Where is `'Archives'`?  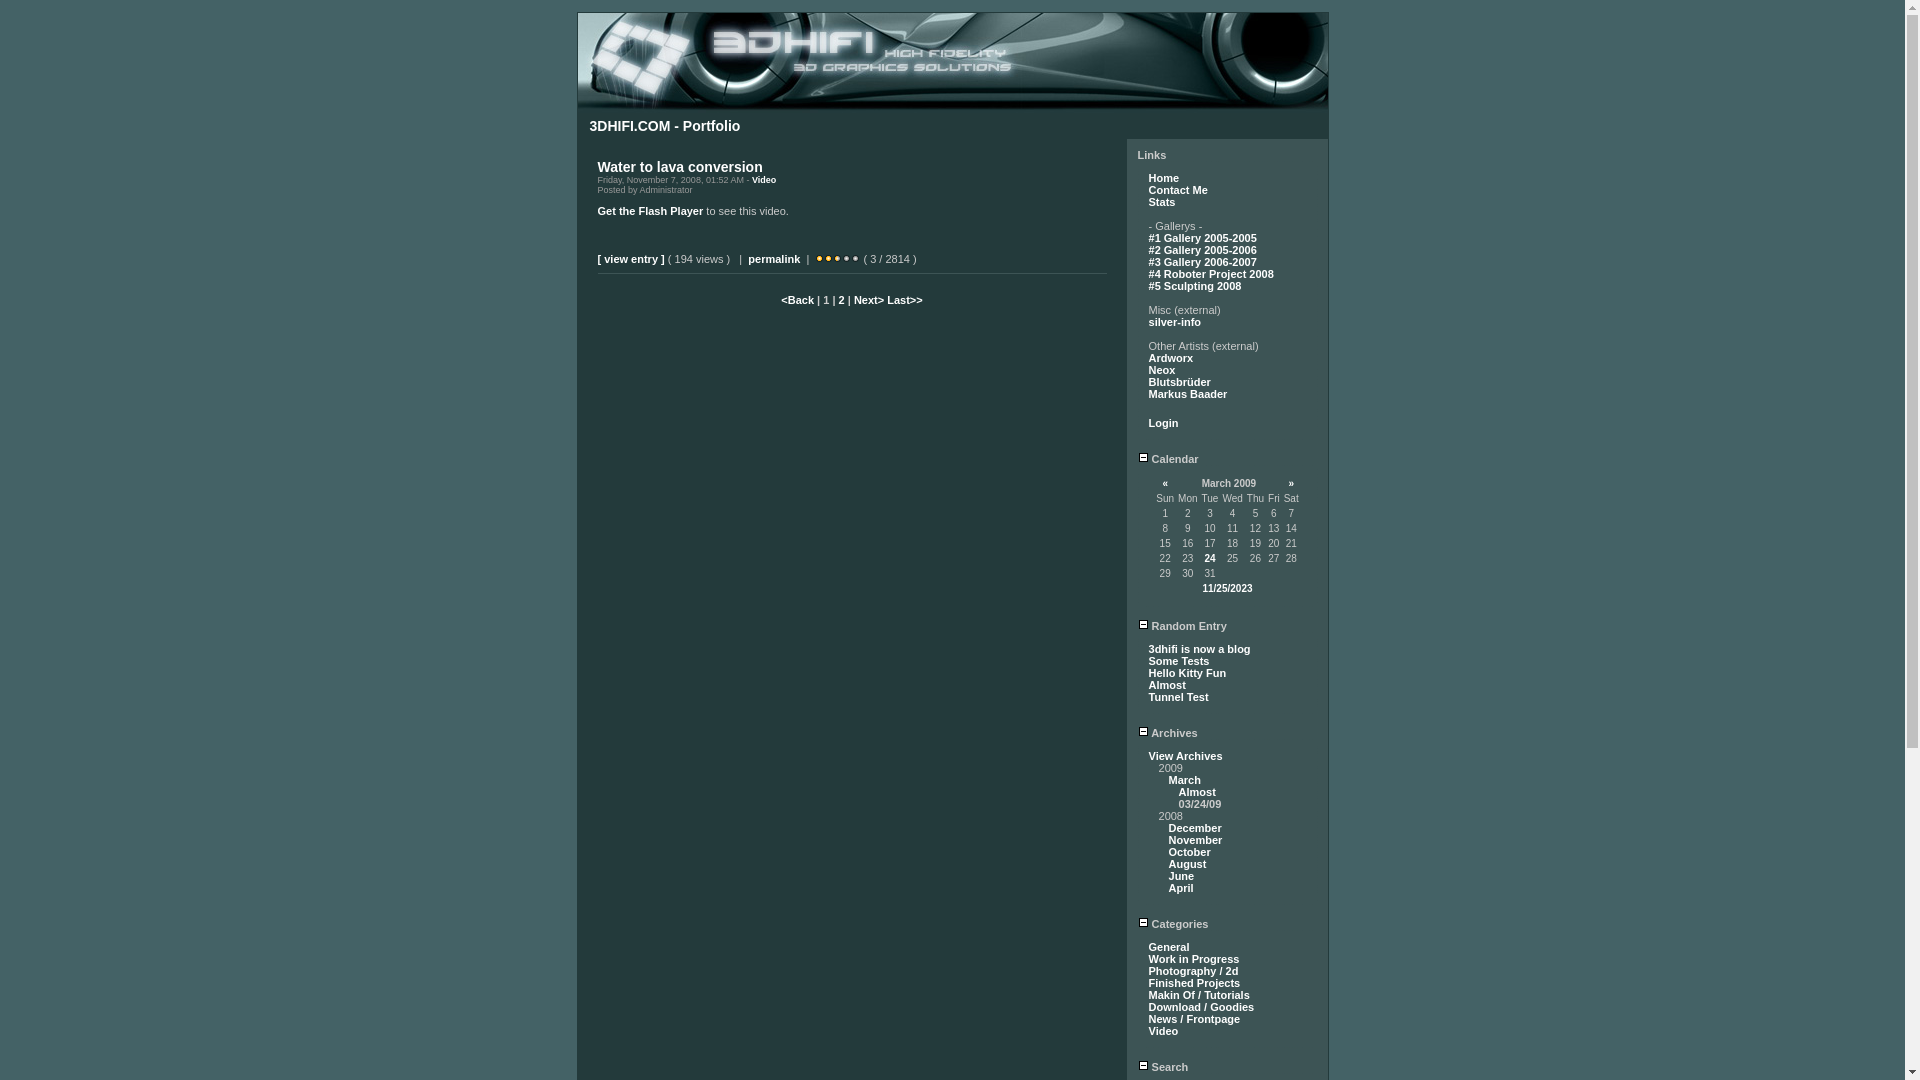
'Archives' is located at coordinates (1167, 732).